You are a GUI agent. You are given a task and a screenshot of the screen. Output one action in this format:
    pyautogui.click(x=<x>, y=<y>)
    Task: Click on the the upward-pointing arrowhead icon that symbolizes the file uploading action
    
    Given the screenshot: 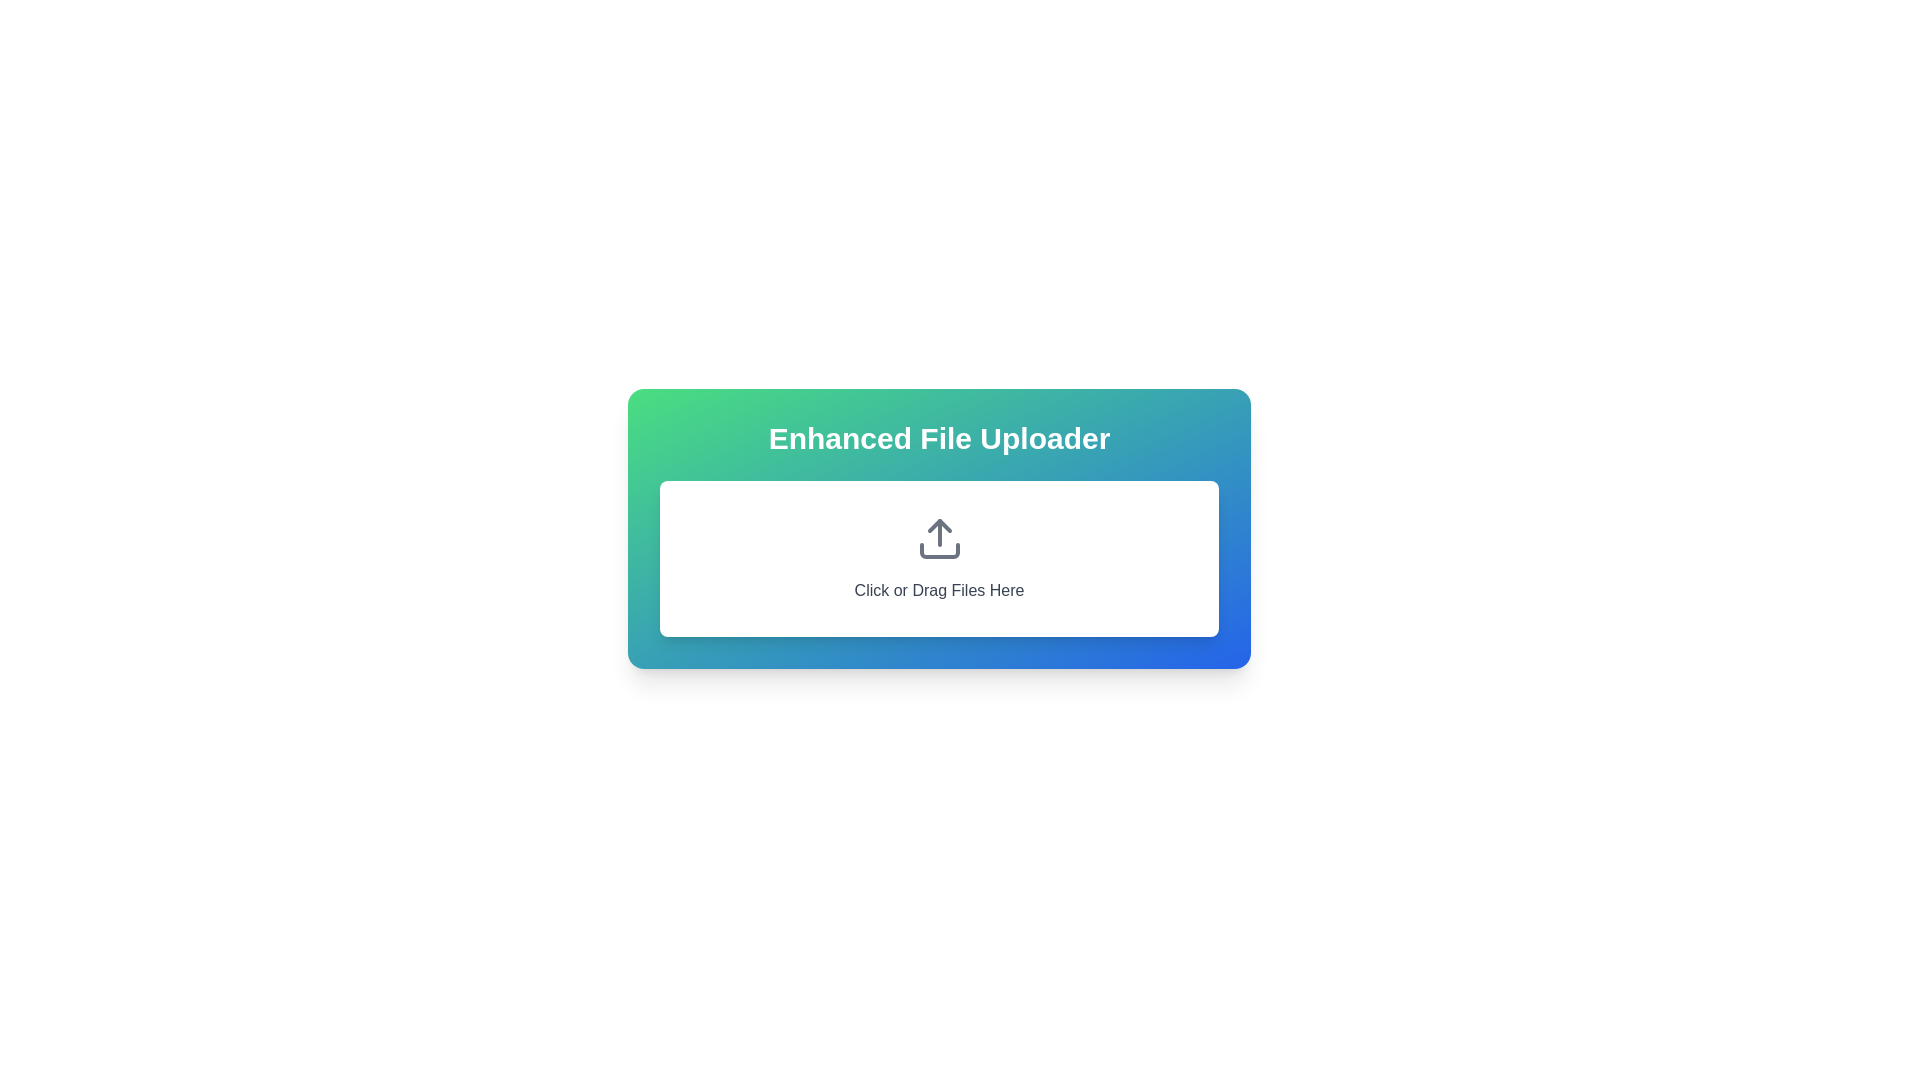 What is the action you would take?
    pyautogui.click(x=938, y=524)
    